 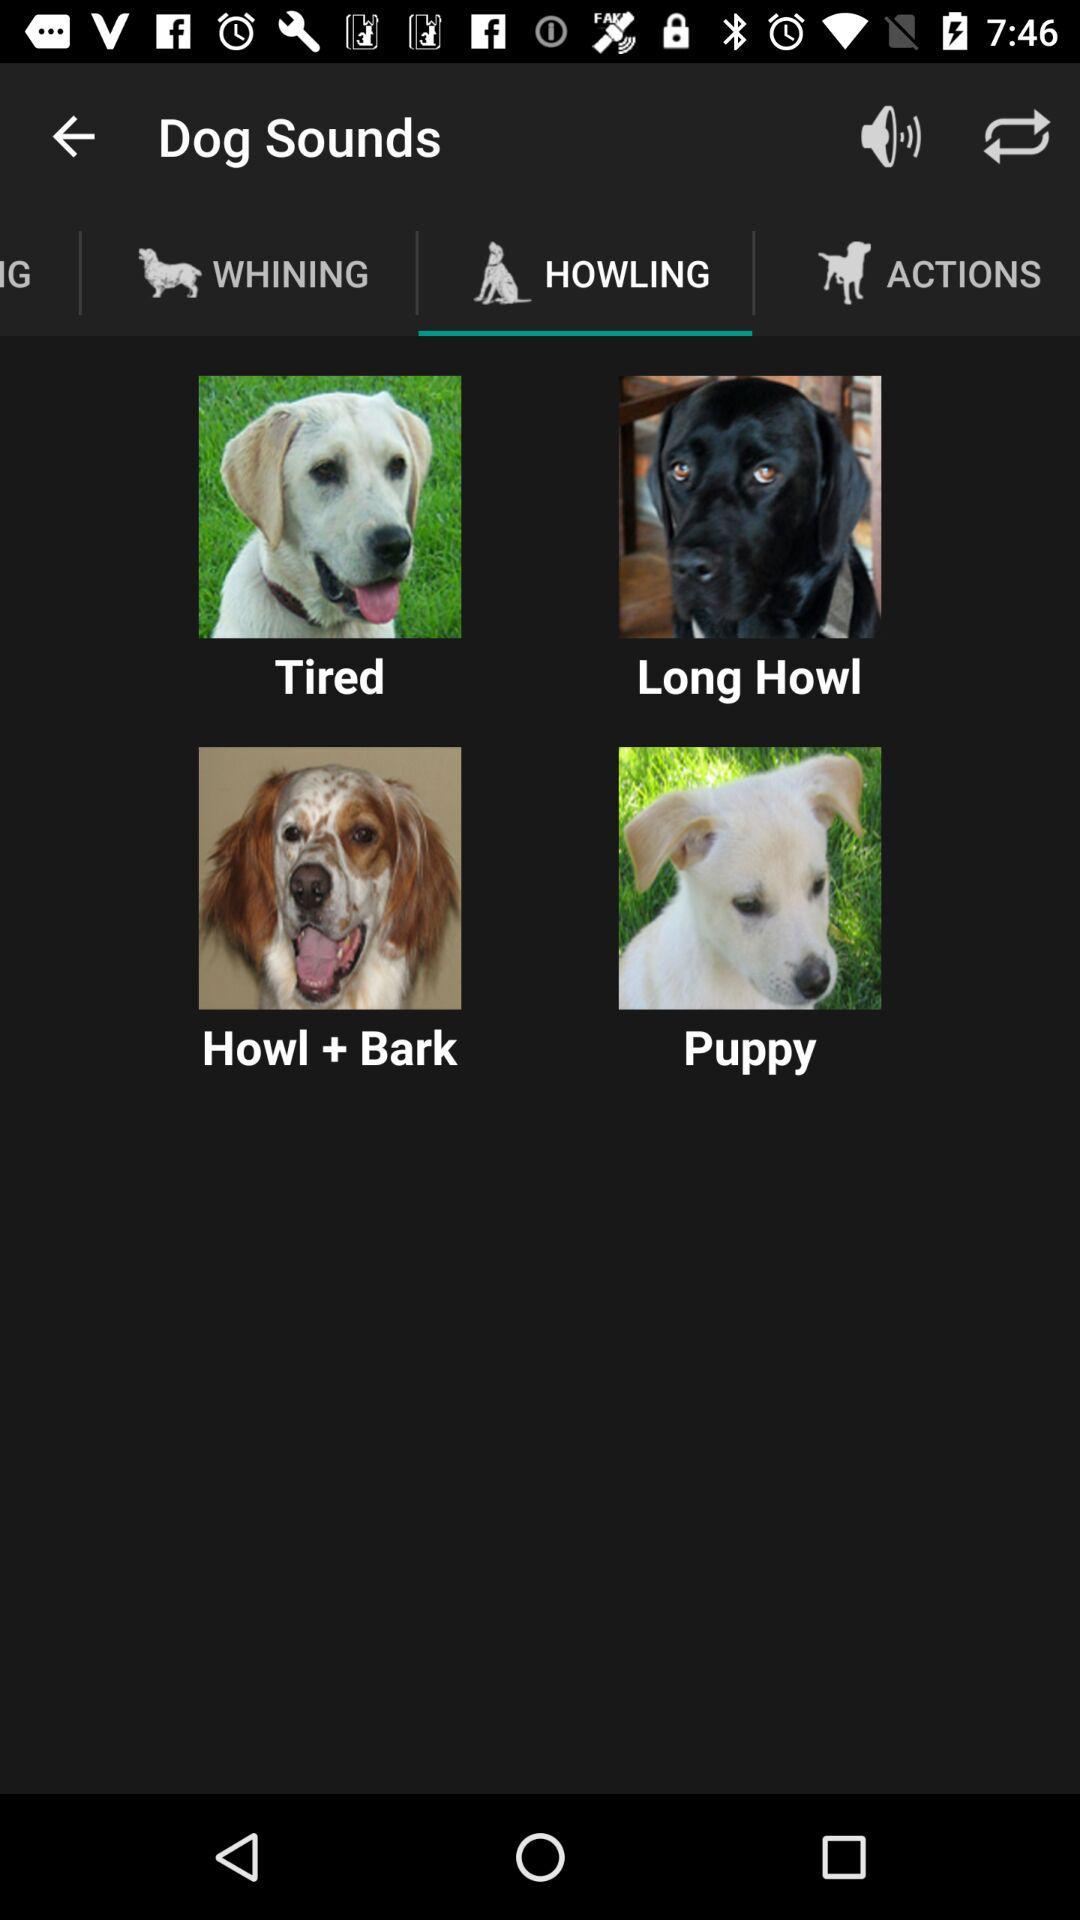 What do you see at coordinates (329, 878) in the screenshot?
I see `howl bark sound` at bounding box center [329, 878].